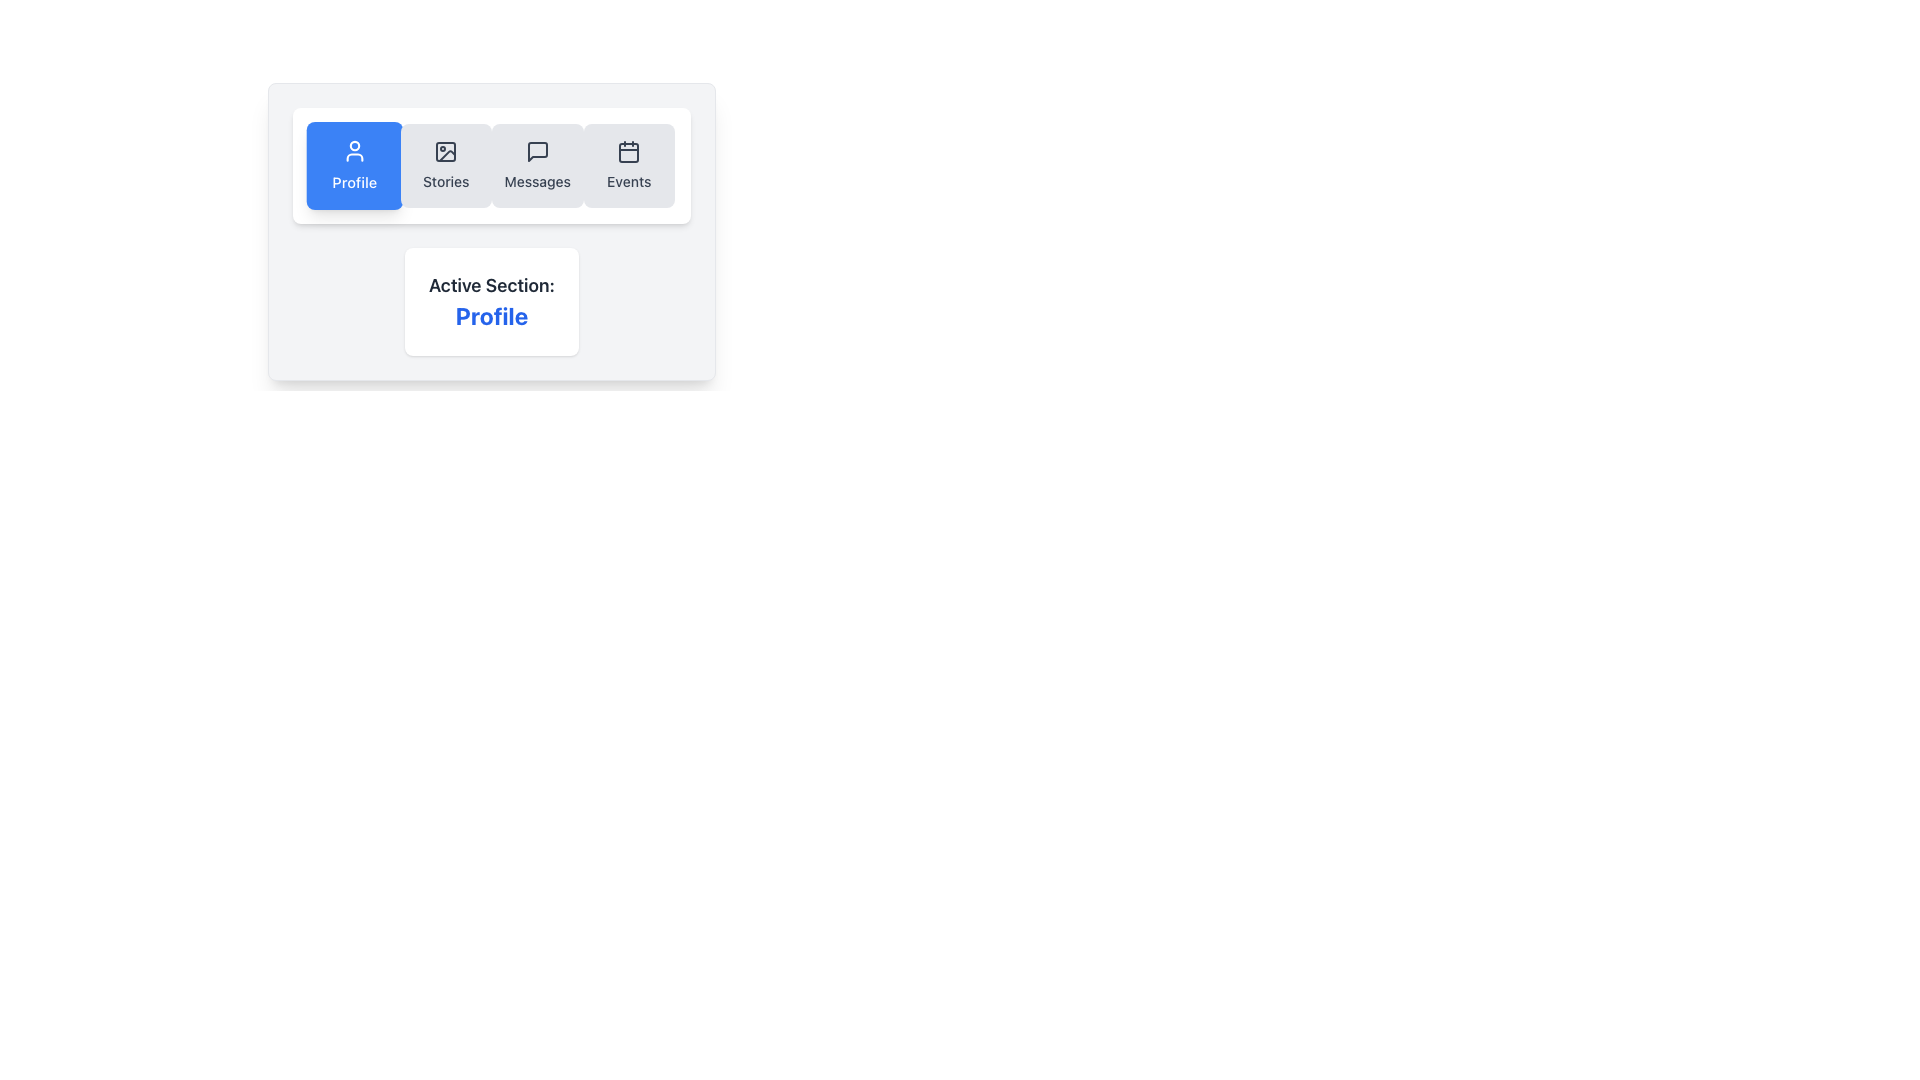  What do you see at coordinates (628, 181) in the screenshot?
I see `the 'Events' text label which is associated with the calendar icon and is the last menu item in the horizontal list of buttons` at bounding box center [628, 181].